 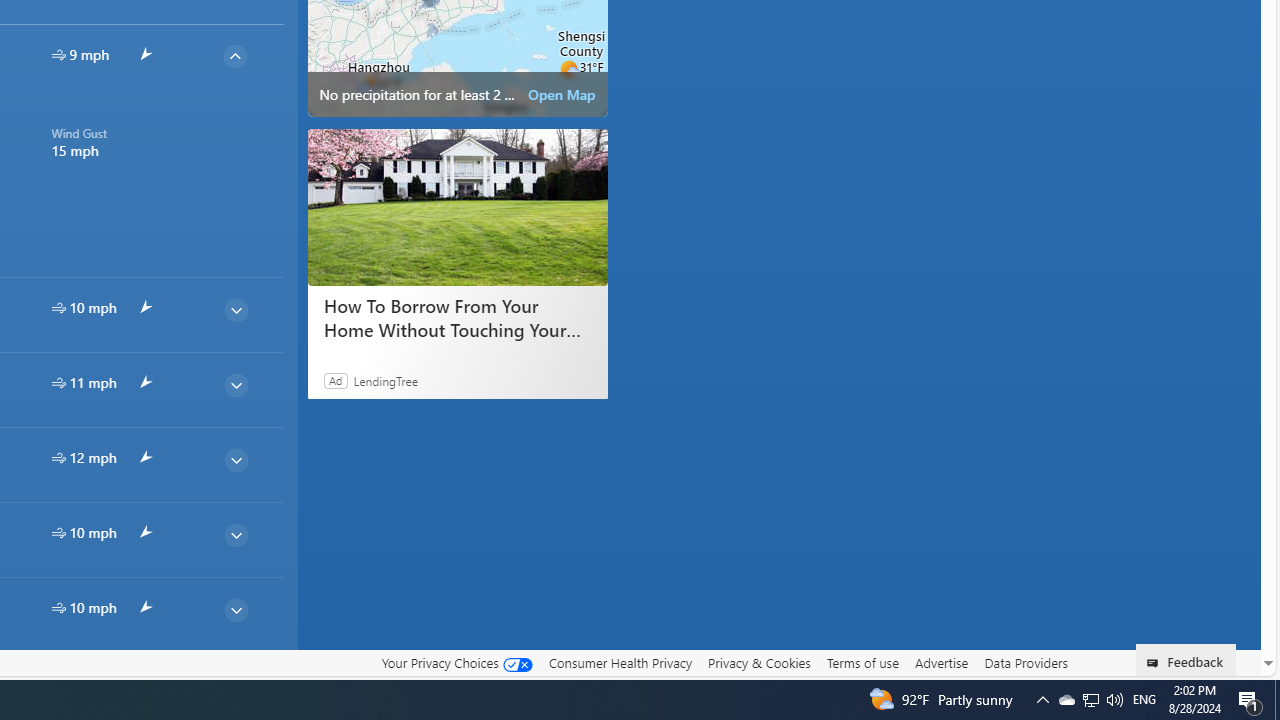 I want to click on 'Consumer Health Privacy', so click(x=619, y=663).